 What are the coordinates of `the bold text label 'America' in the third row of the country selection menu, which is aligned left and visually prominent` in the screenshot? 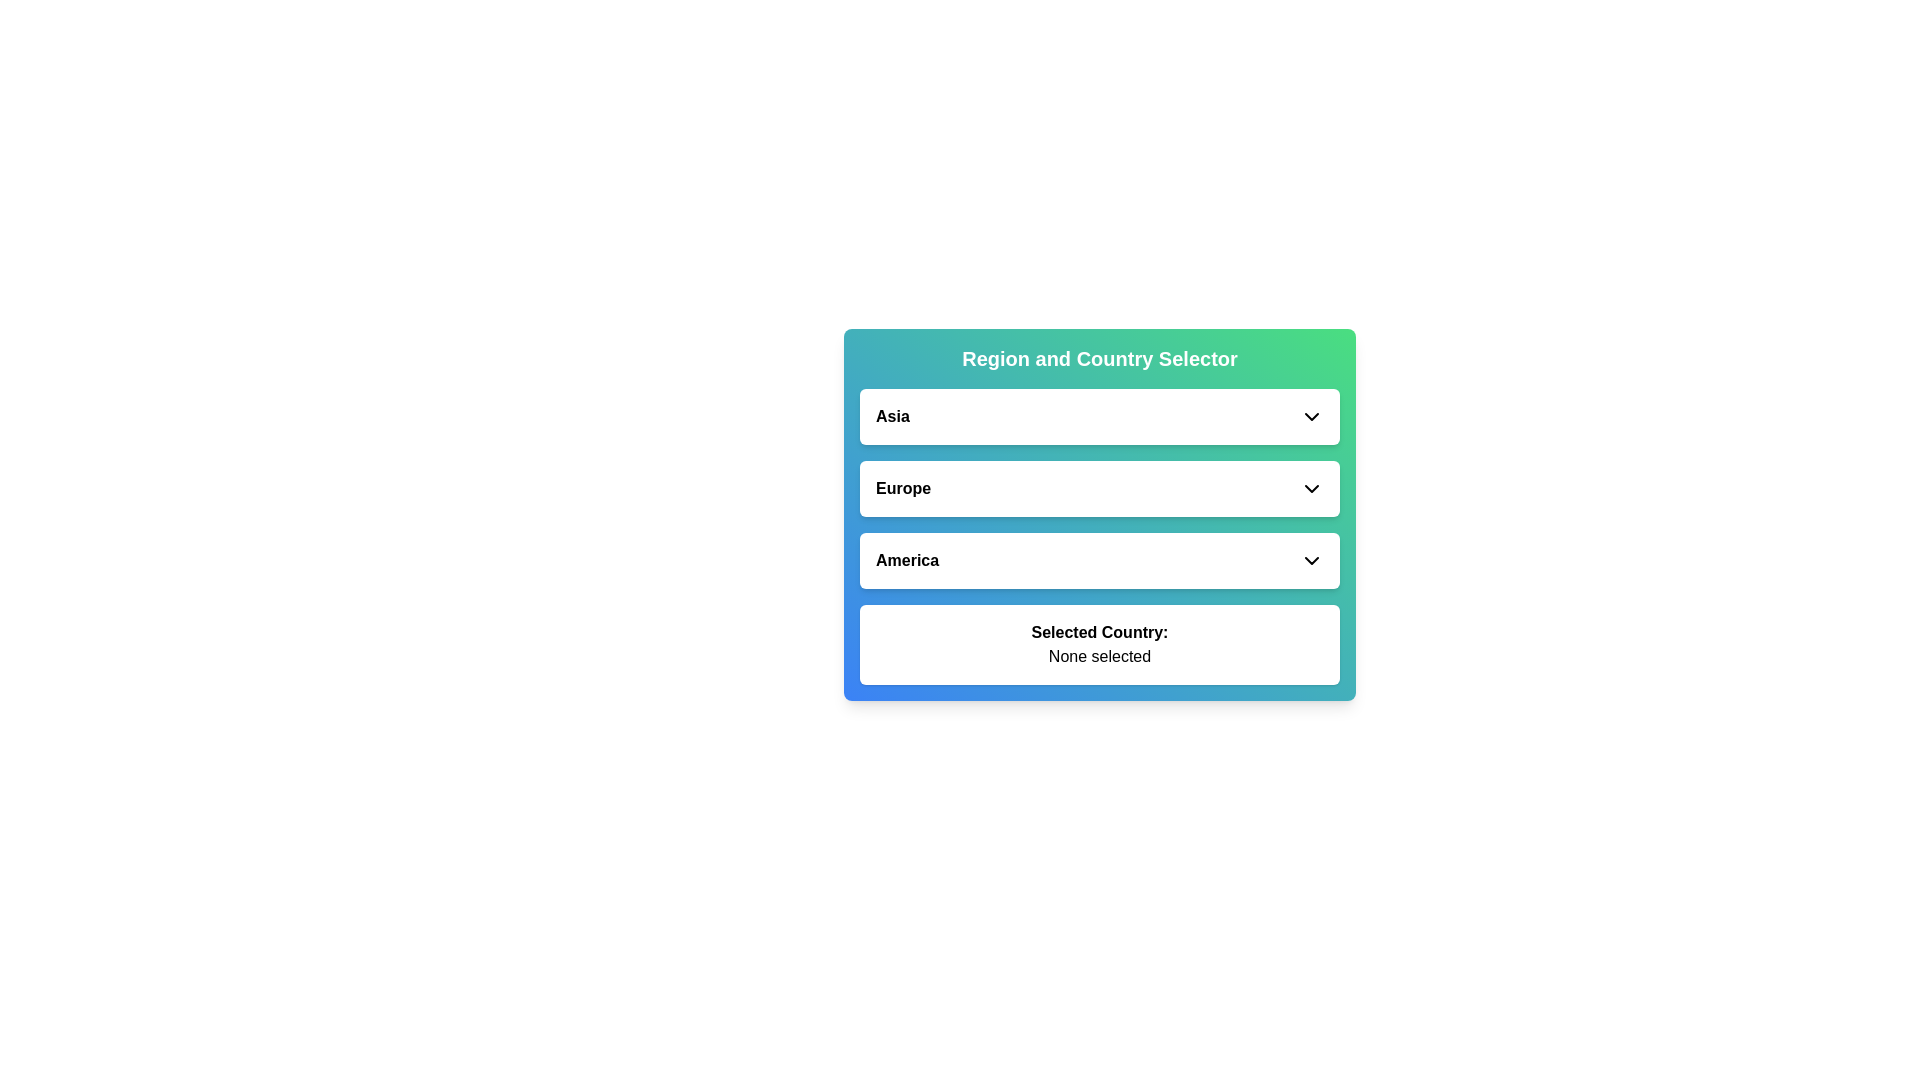 It's located at (906, 560).